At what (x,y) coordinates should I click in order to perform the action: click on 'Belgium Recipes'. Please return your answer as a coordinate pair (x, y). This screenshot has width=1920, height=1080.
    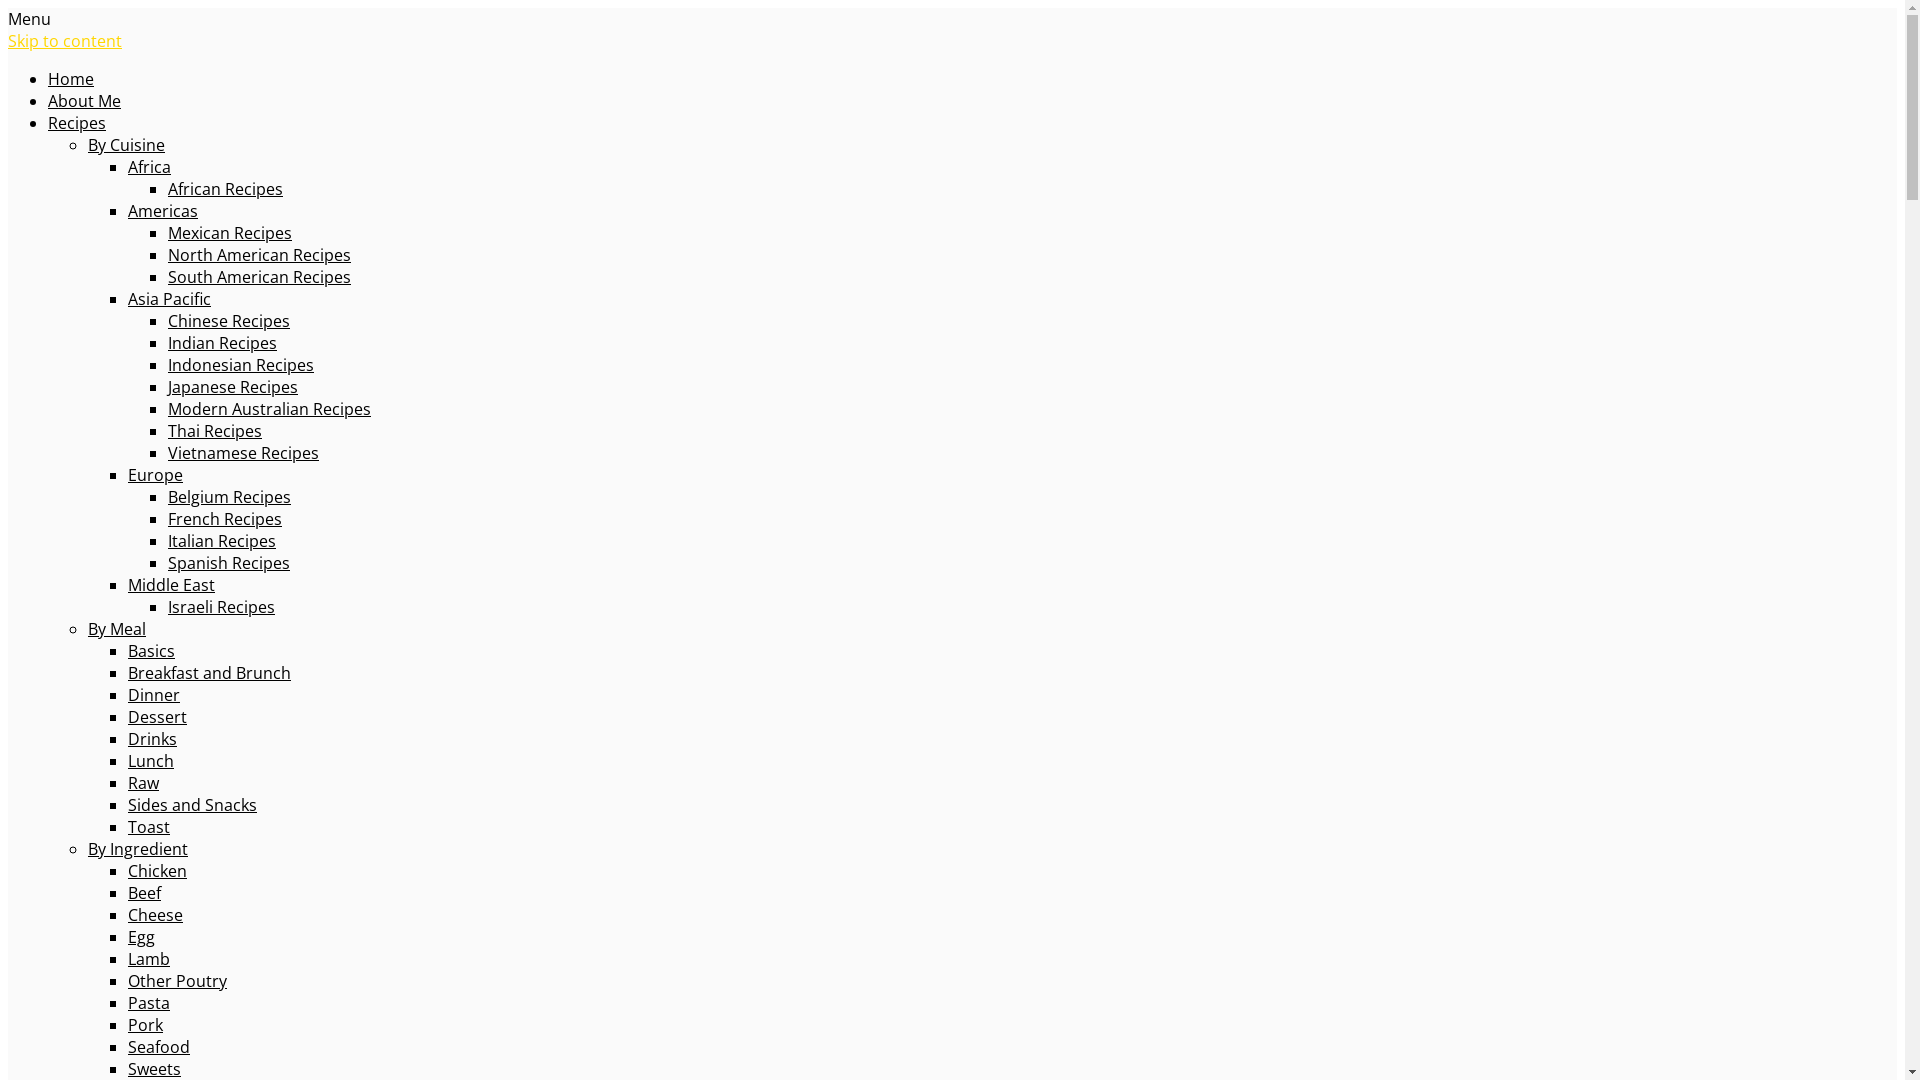
    Looking at the image, I should click on (229, 496).